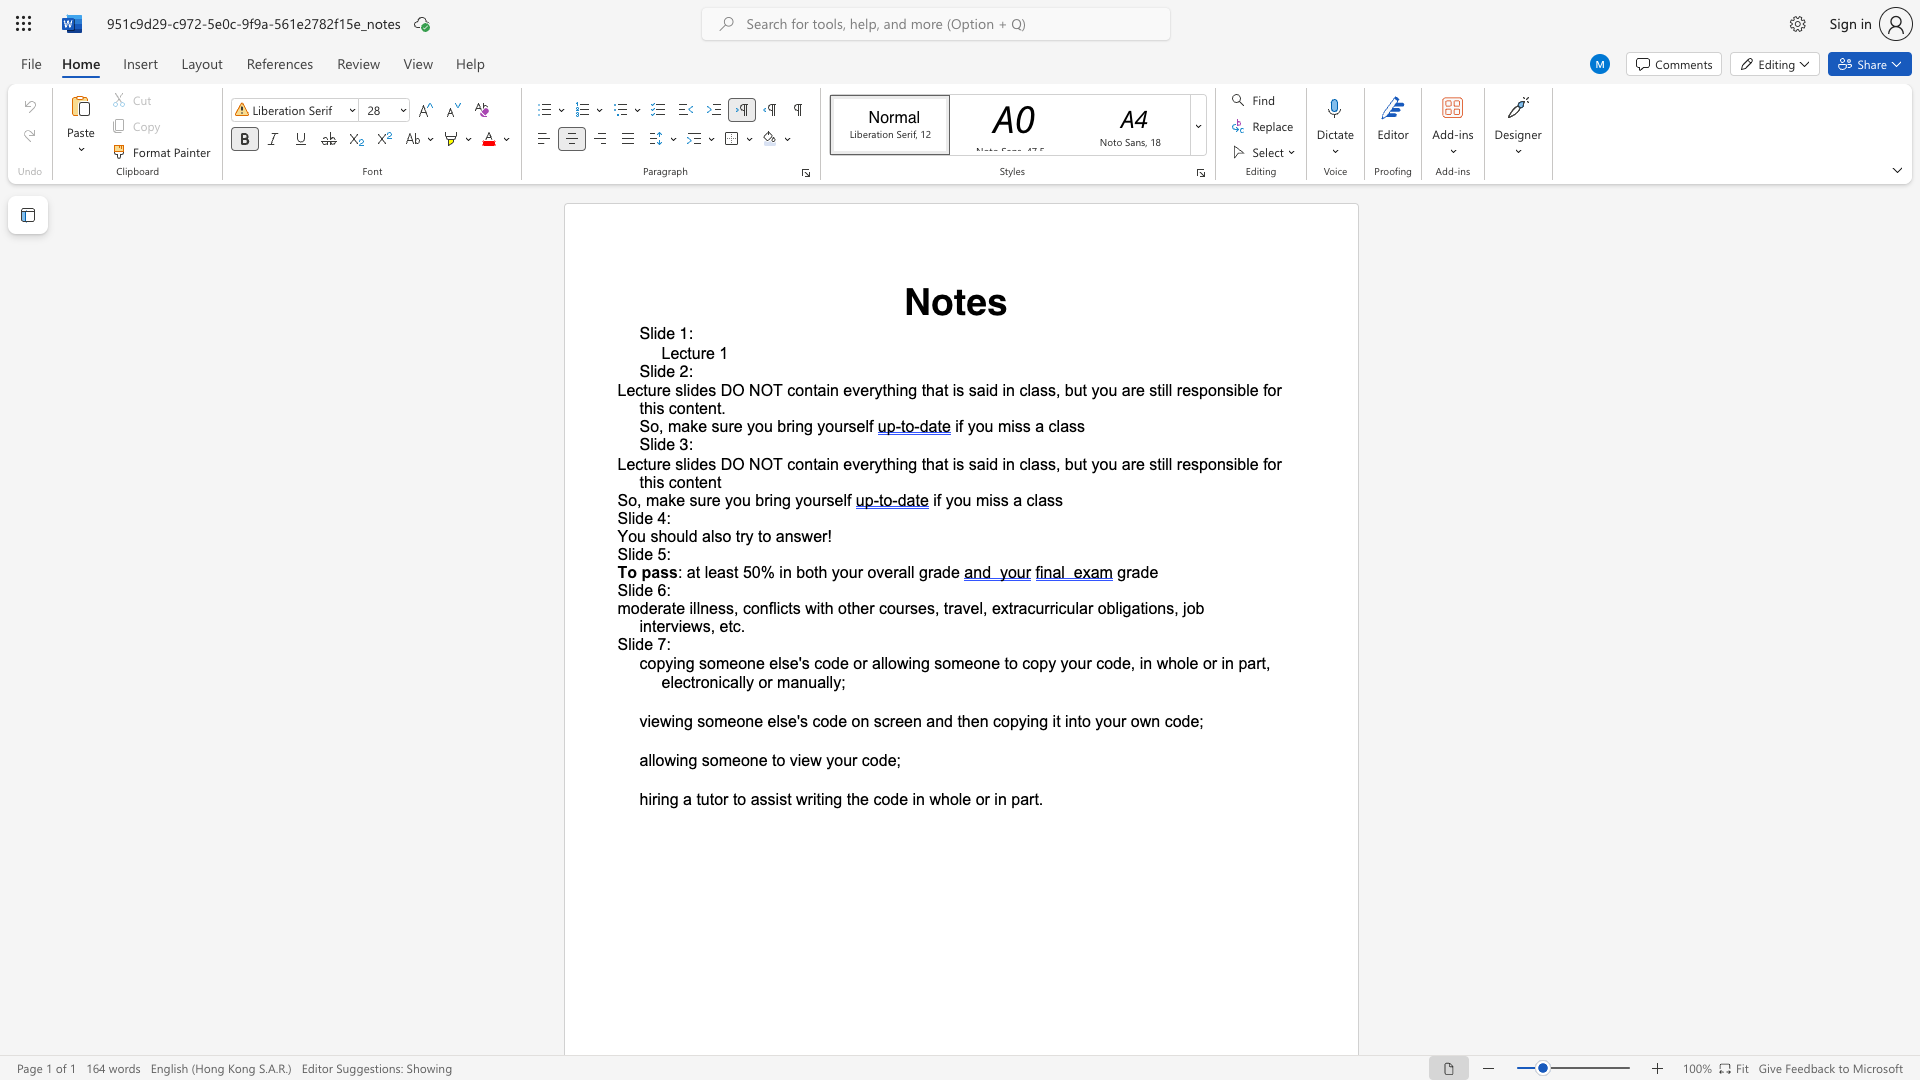 Image resolution: width=1920 pixels, height=1080 pixels. What do you see at coordinates (721, 535) in the screenshot?
I see `the subset text "o t" within the text "You should also try to answer!"` at bounding box center [721, 535].